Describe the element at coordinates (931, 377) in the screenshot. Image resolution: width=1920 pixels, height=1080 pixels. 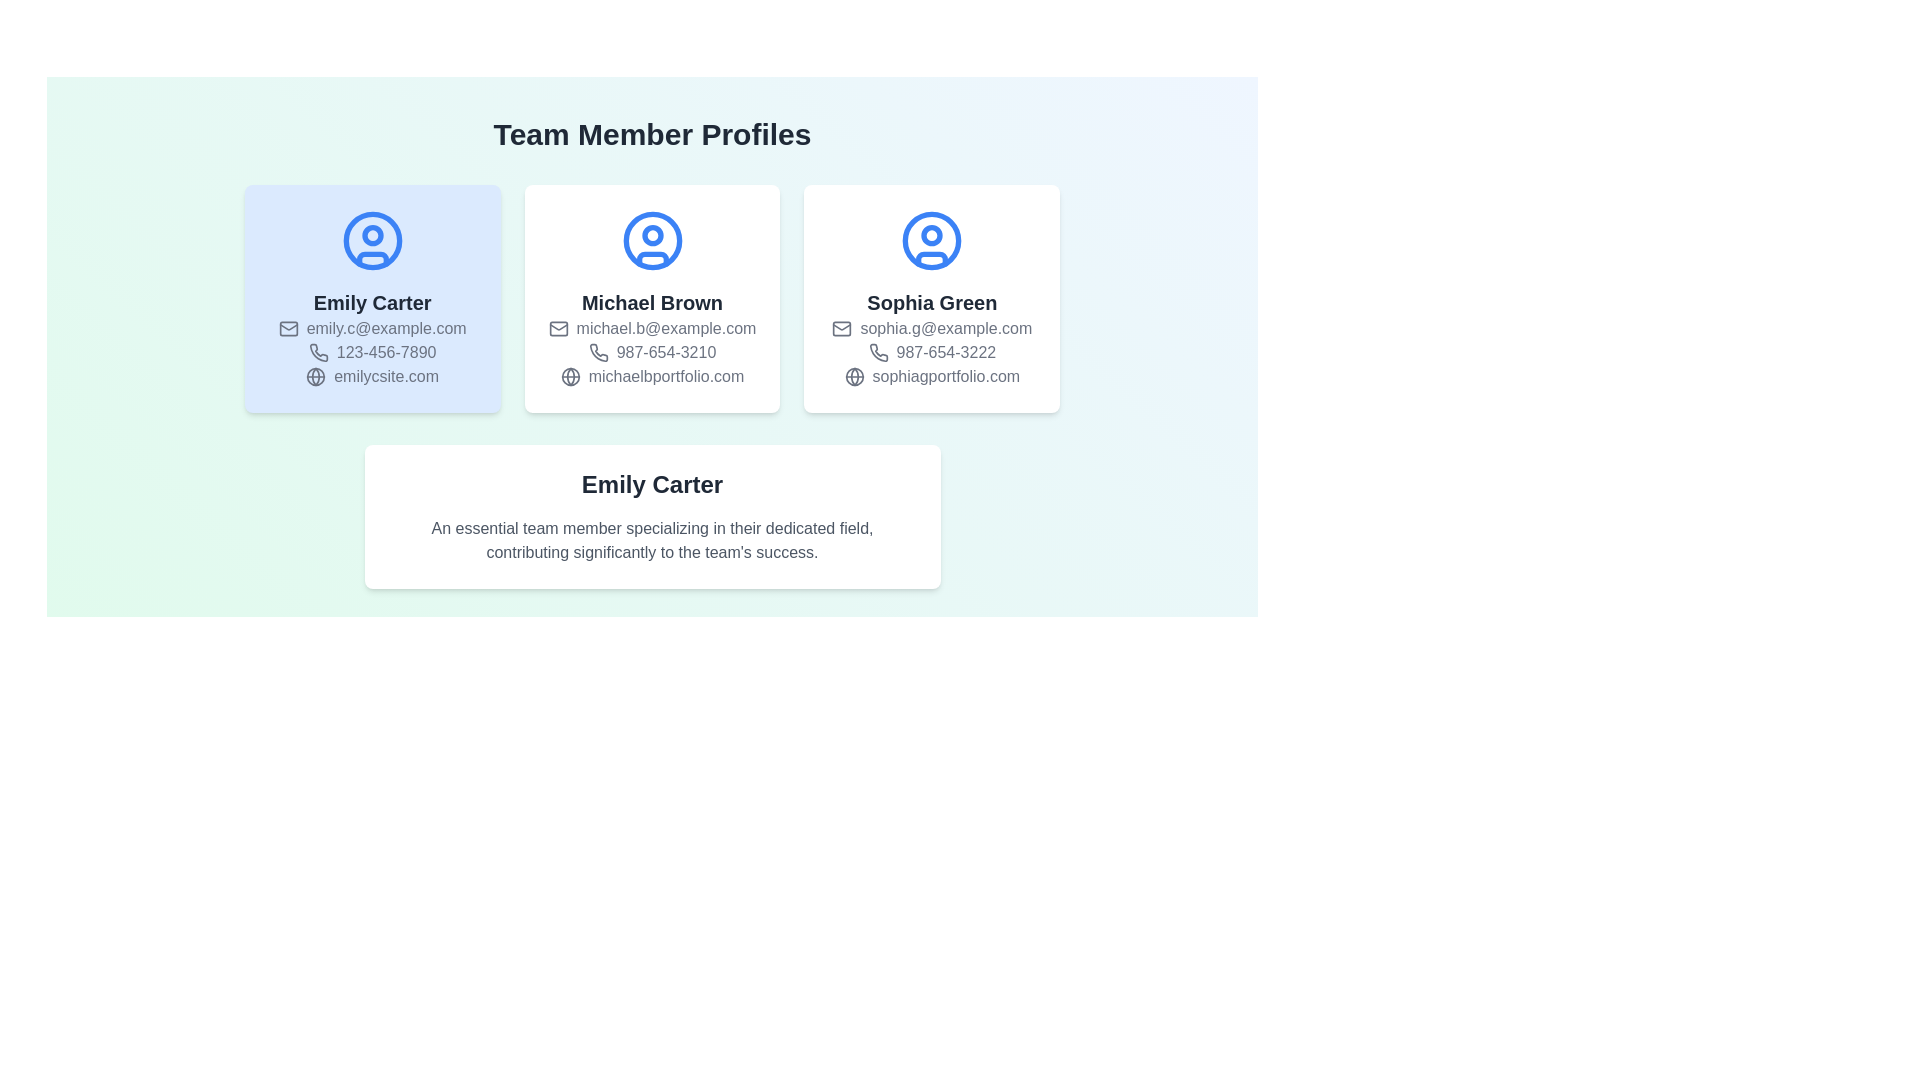
I see `the hyperlink 'sophiagportfolio.com' which features a globe icon and is located in the lower section of the card for 'Sophia Green'` at that location.